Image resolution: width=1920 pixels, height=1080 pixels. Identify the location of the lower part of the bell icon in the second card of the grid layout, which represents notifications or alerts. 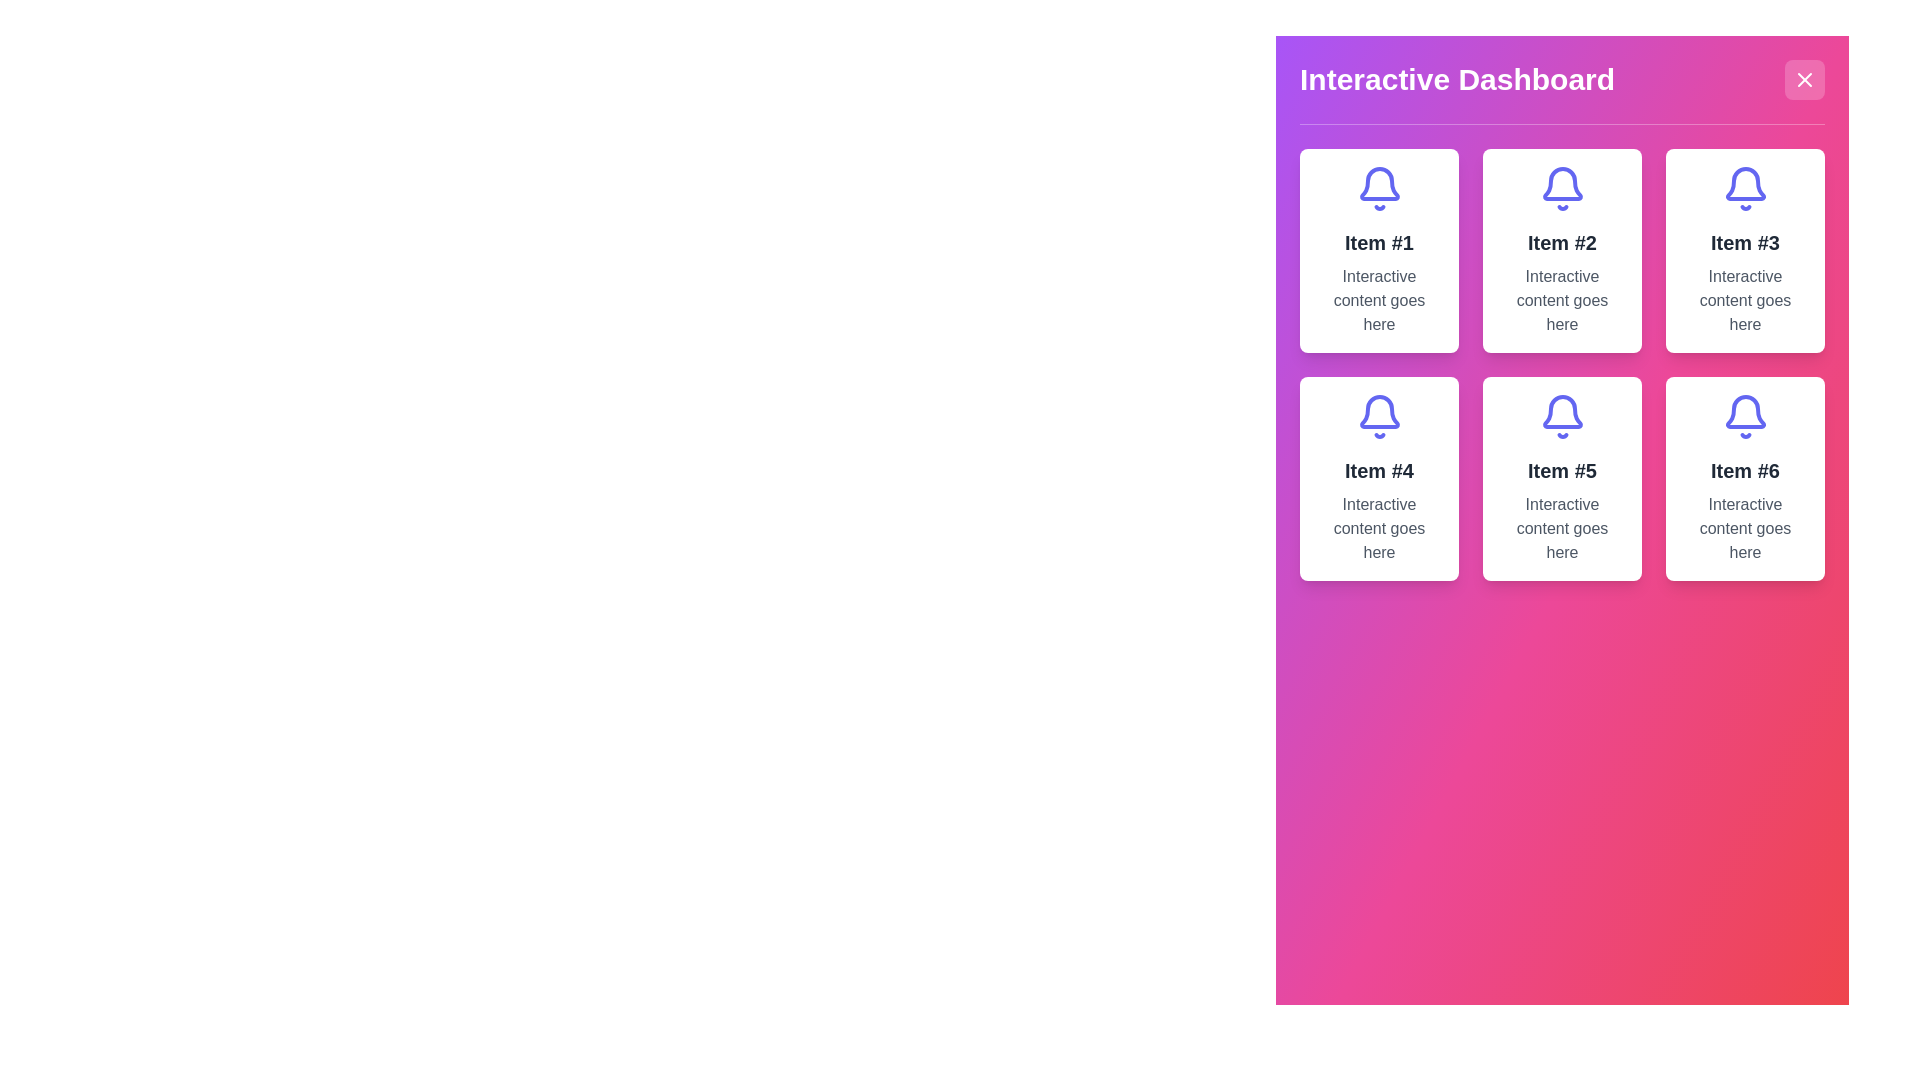
(1561, 184).